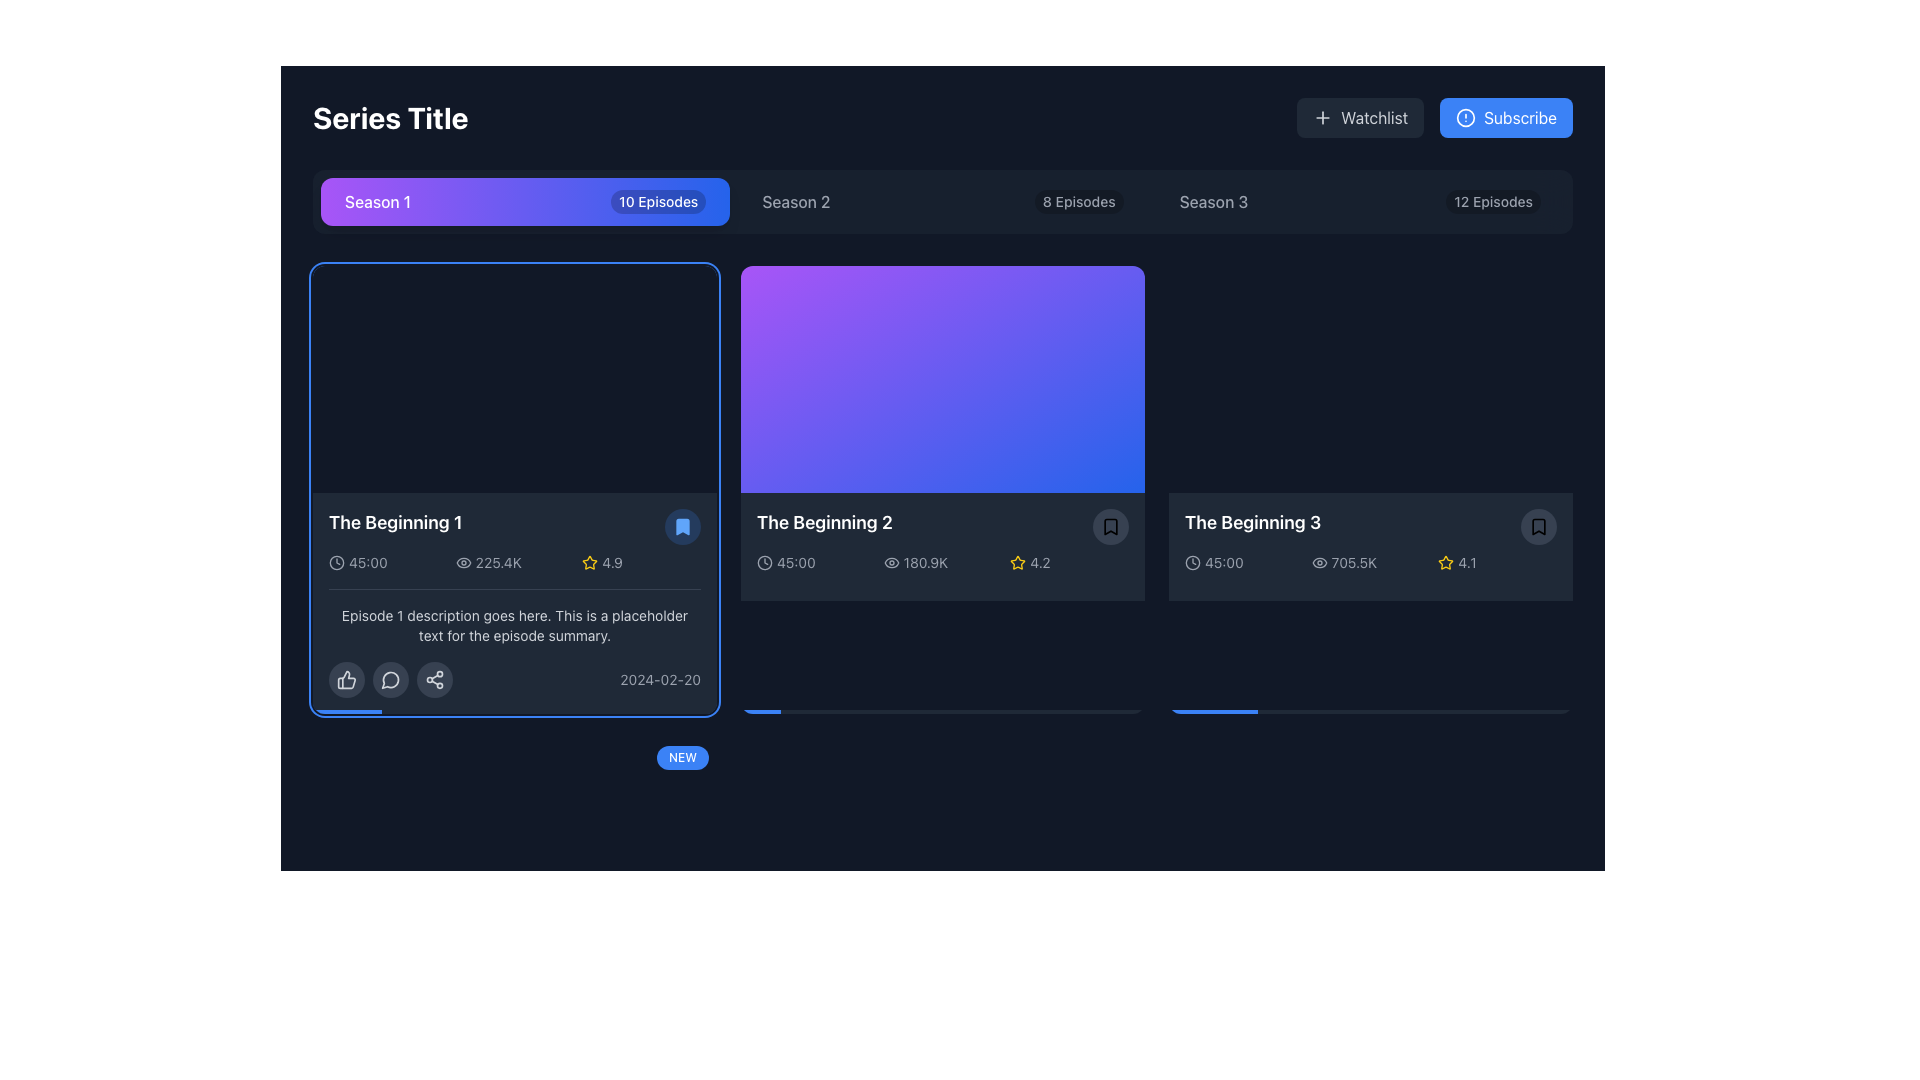 This screenshot has height=1080, width=1920. What do you see at coordinates (1493, 201) in the screenshot?
I see `the text label displaying '12 Episodes' which is styled with rounded edges and a semi-transparent dark background, positioned next to the 'Season 3' label` at bounding box center [1493, 201].